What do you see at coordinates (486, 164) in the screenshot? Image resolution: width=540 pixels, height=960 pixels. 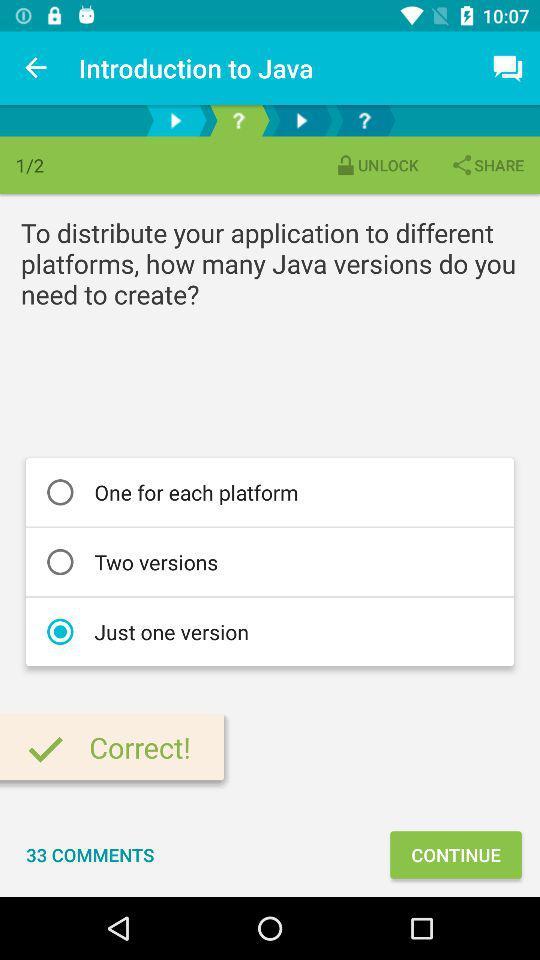 I see `the icon next to unlock item` at bounding box center [486, 164].